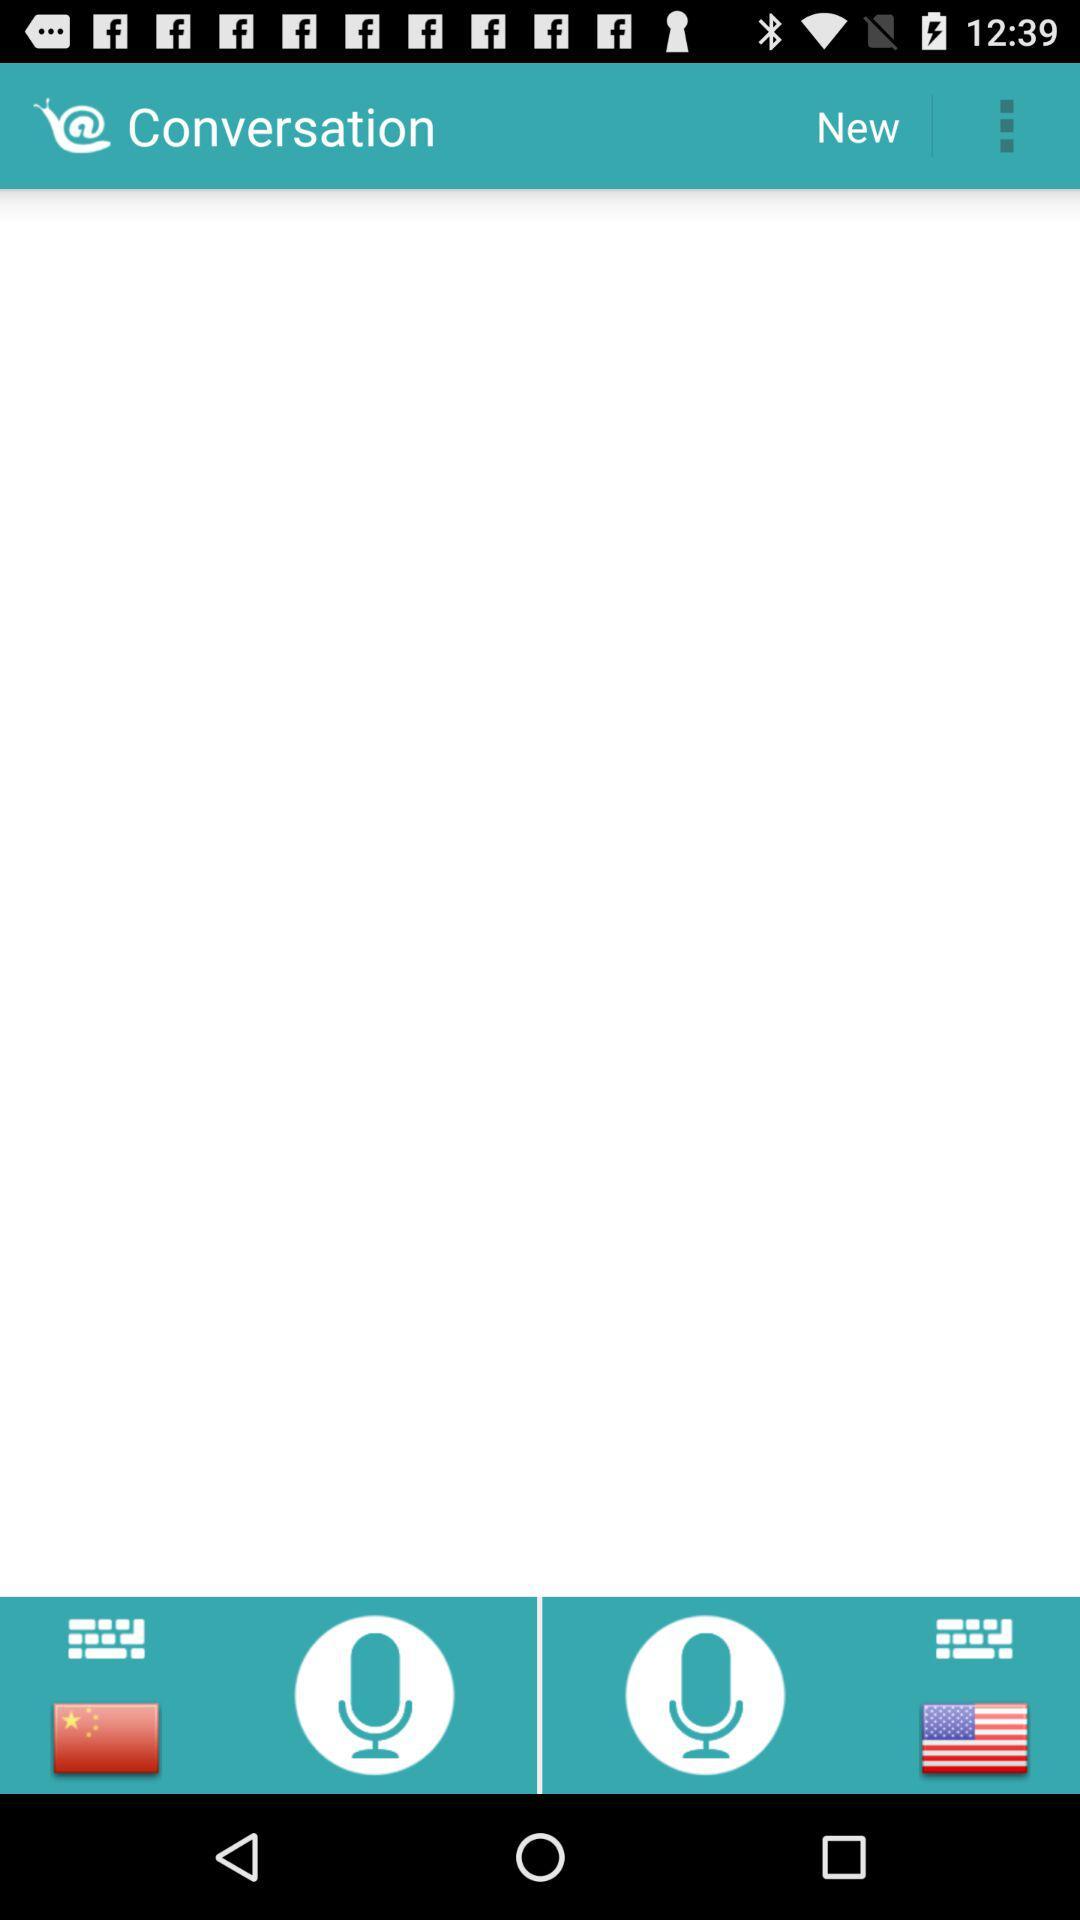 This screenshot has height=1920, width=1080. Describe the element at coordinates (704, 1693) in the screenshot. I see `start recording audio in english` at that location.